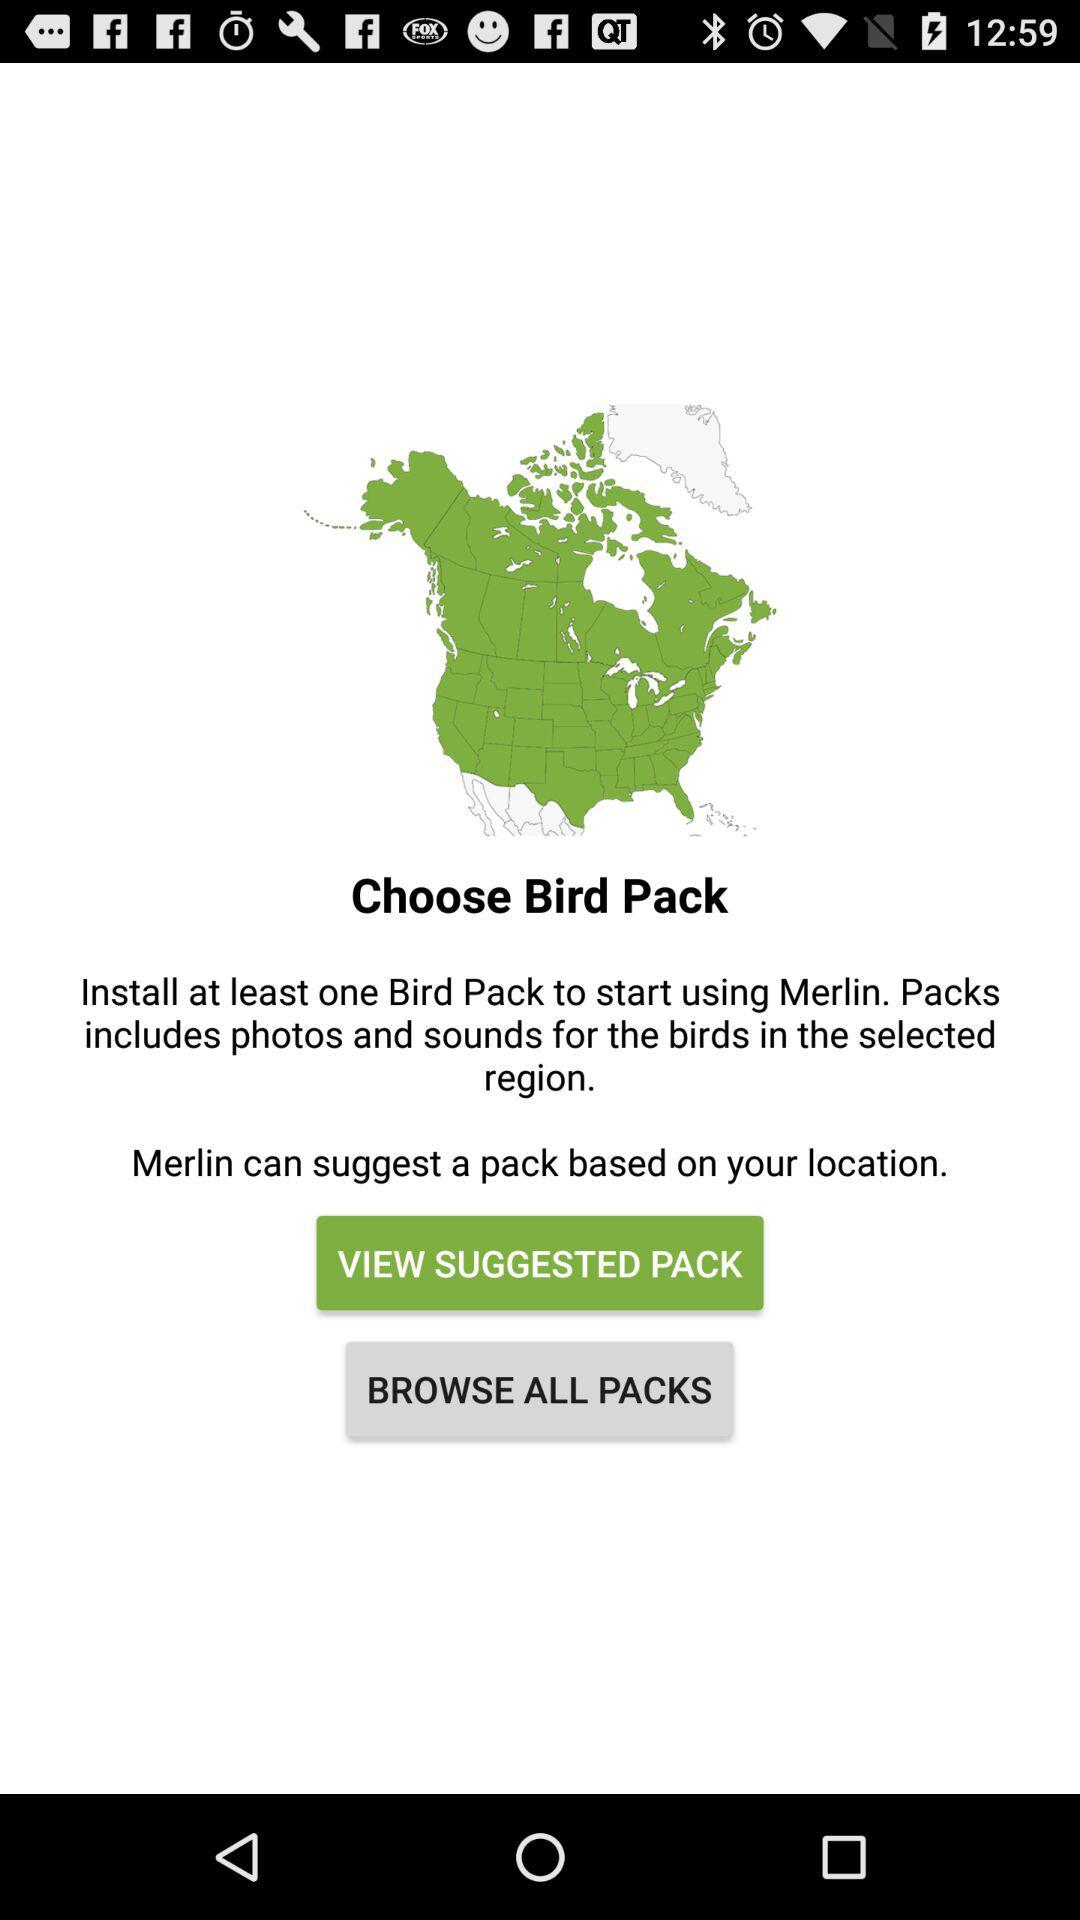  I want to click on browse all packs, so click(538, 1387).